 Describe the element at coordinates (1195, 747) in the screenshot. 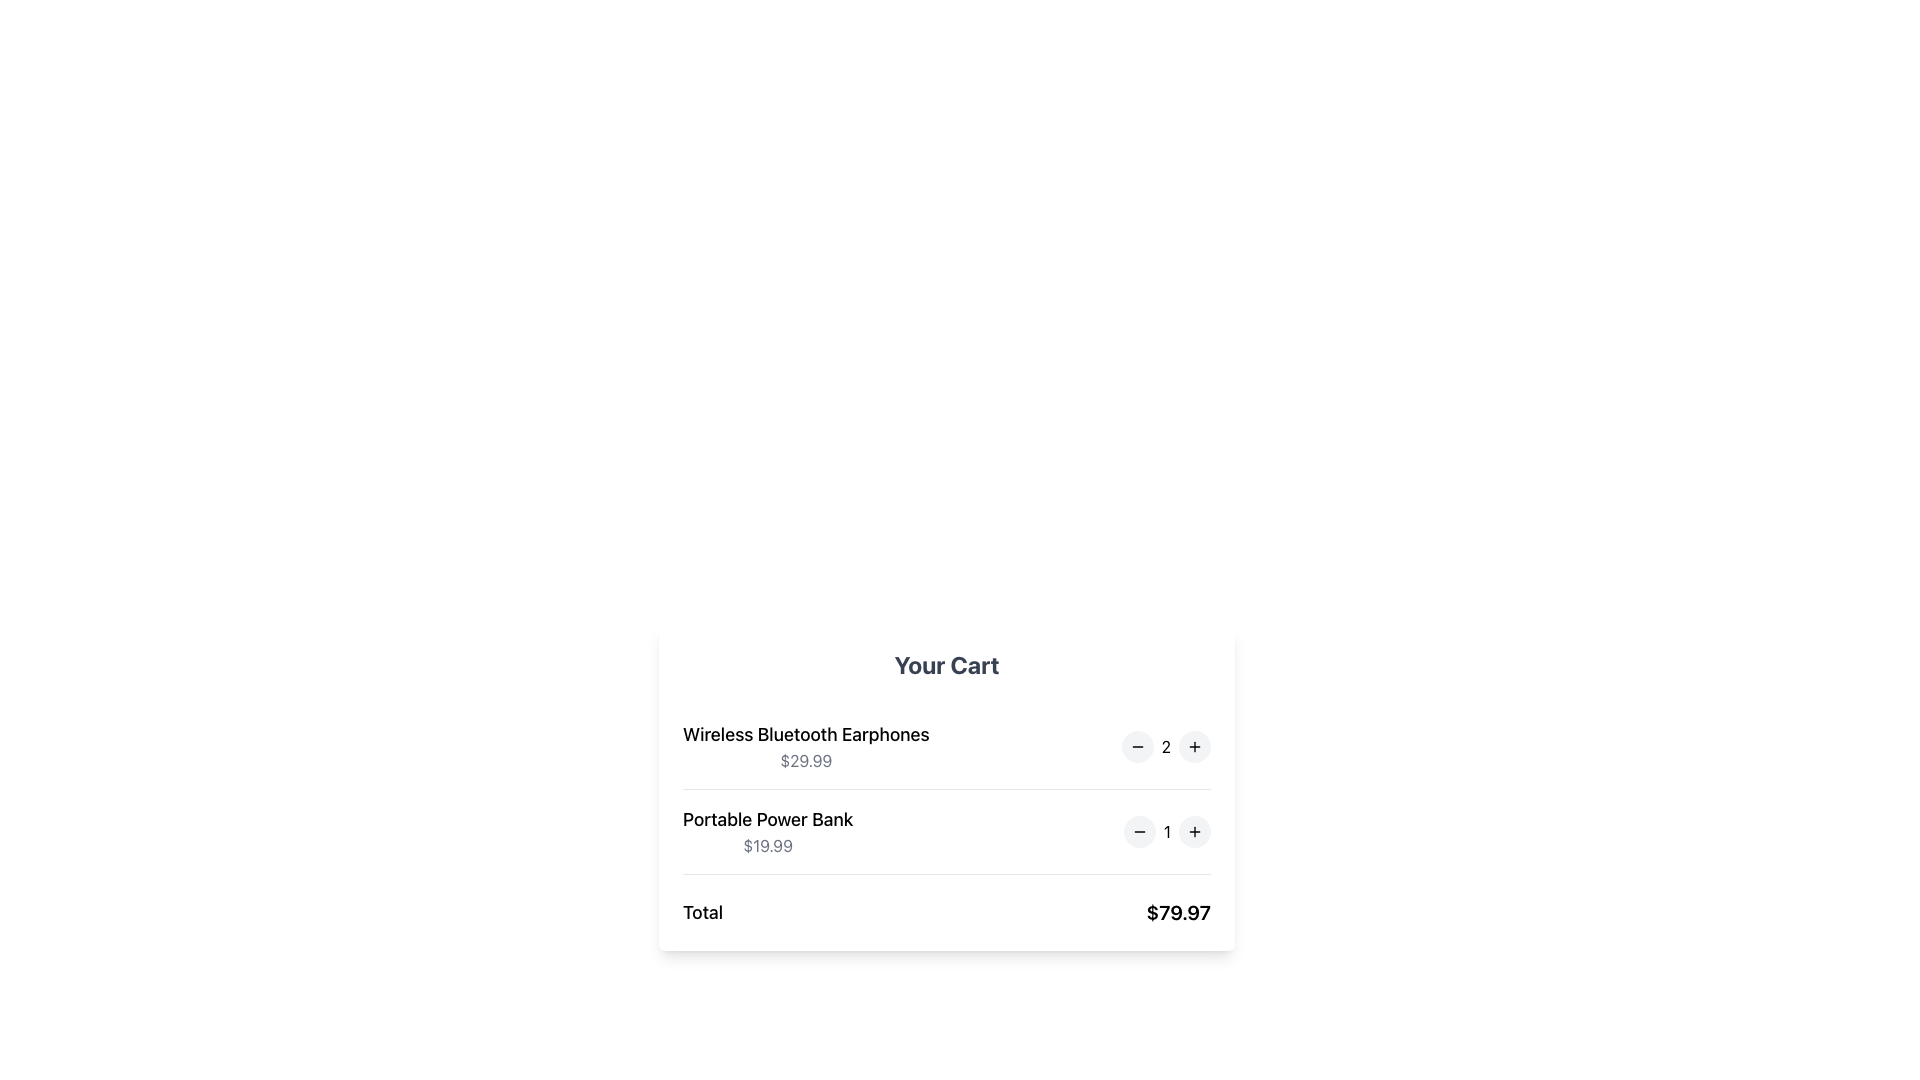

I see `the button to increase the quantity of 'Wireless Bluetooth Earphones' in the shopping cart, located immediately to the right of the quantity display ('2')` at that location.